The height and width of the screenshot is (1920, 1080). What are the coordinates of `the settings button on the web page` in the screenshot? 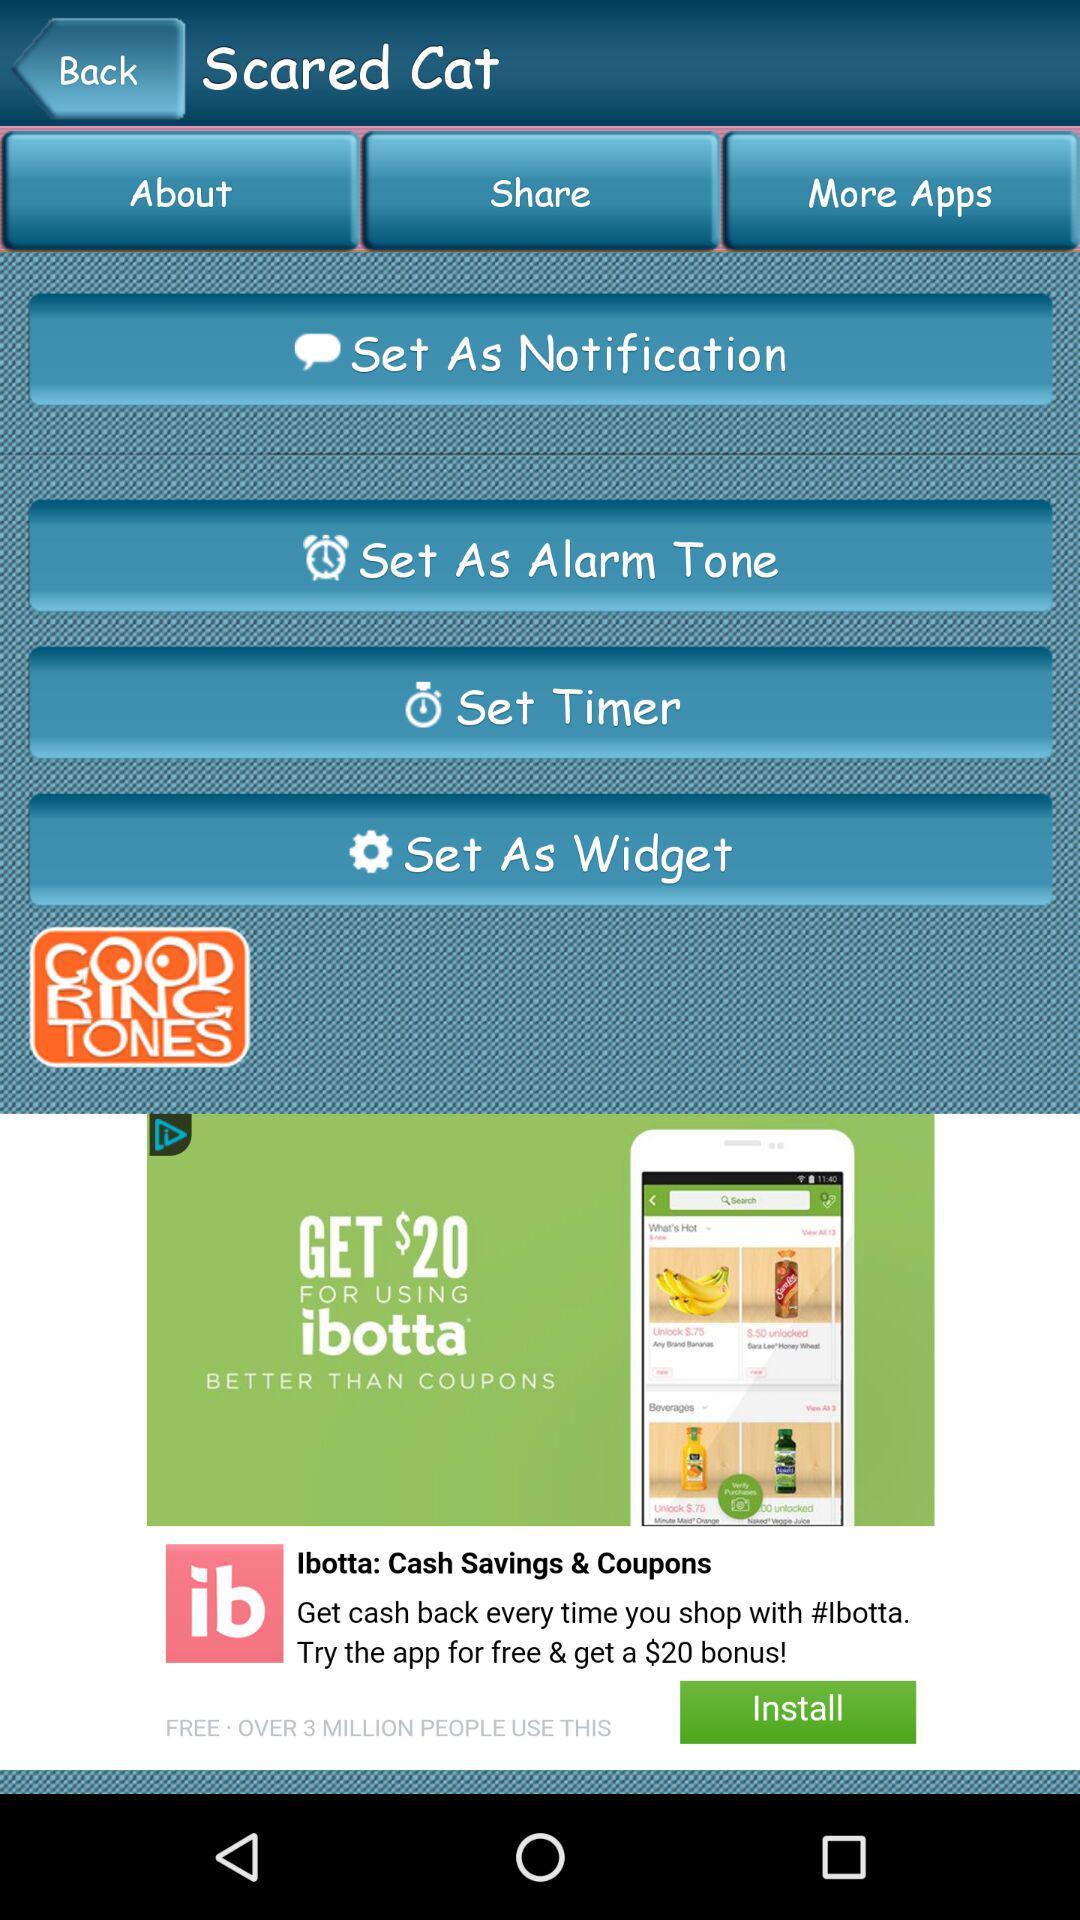 It's located at (370, 851).